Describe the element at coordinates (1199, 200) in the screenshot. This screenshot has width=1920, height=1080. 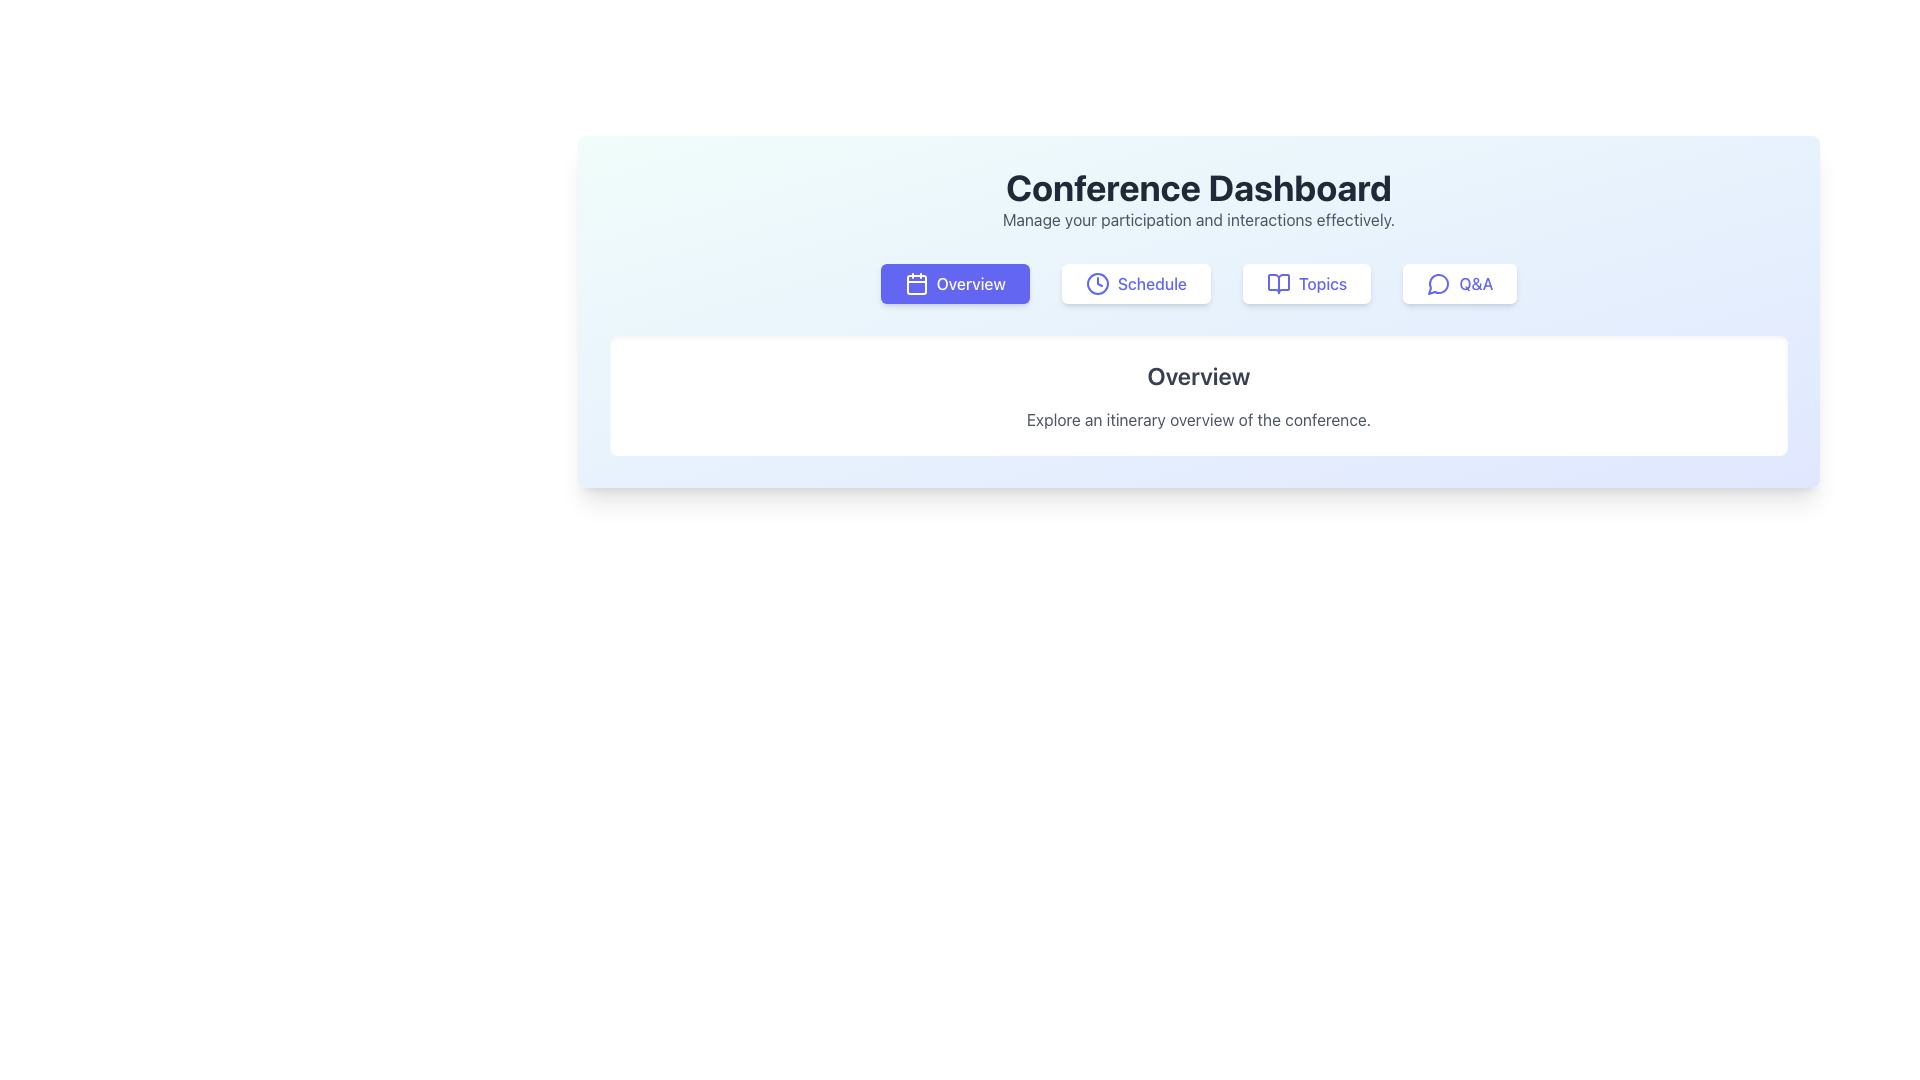
I see `the centered heading section displaying 'Conference Dashboard' and its descriptive text` at that location.